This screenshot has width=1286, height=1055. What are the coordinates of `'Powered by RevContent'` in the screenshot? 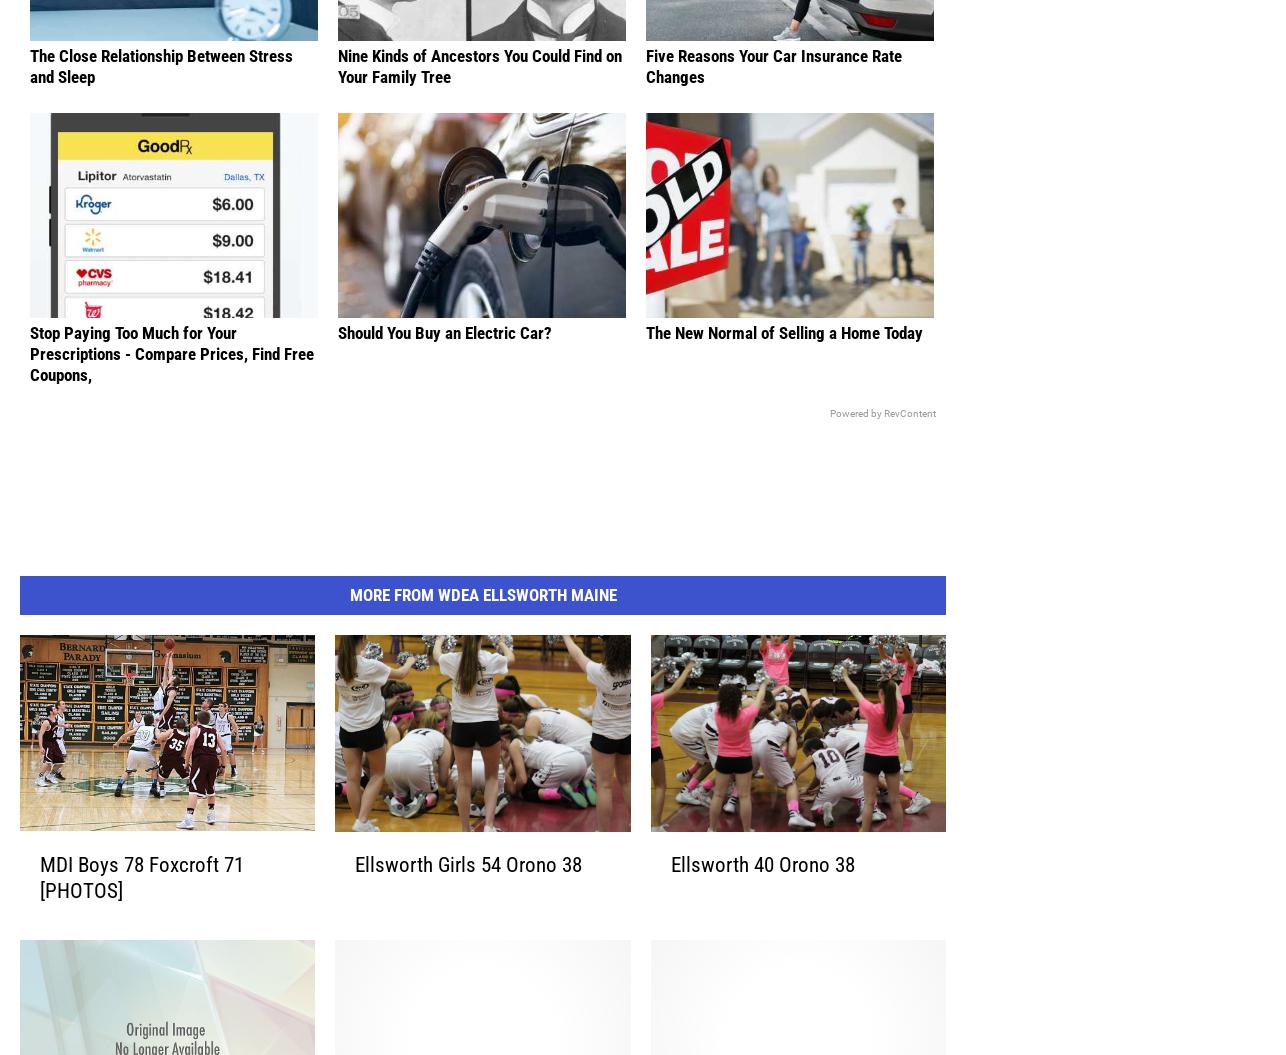 It's located at (882, 443).